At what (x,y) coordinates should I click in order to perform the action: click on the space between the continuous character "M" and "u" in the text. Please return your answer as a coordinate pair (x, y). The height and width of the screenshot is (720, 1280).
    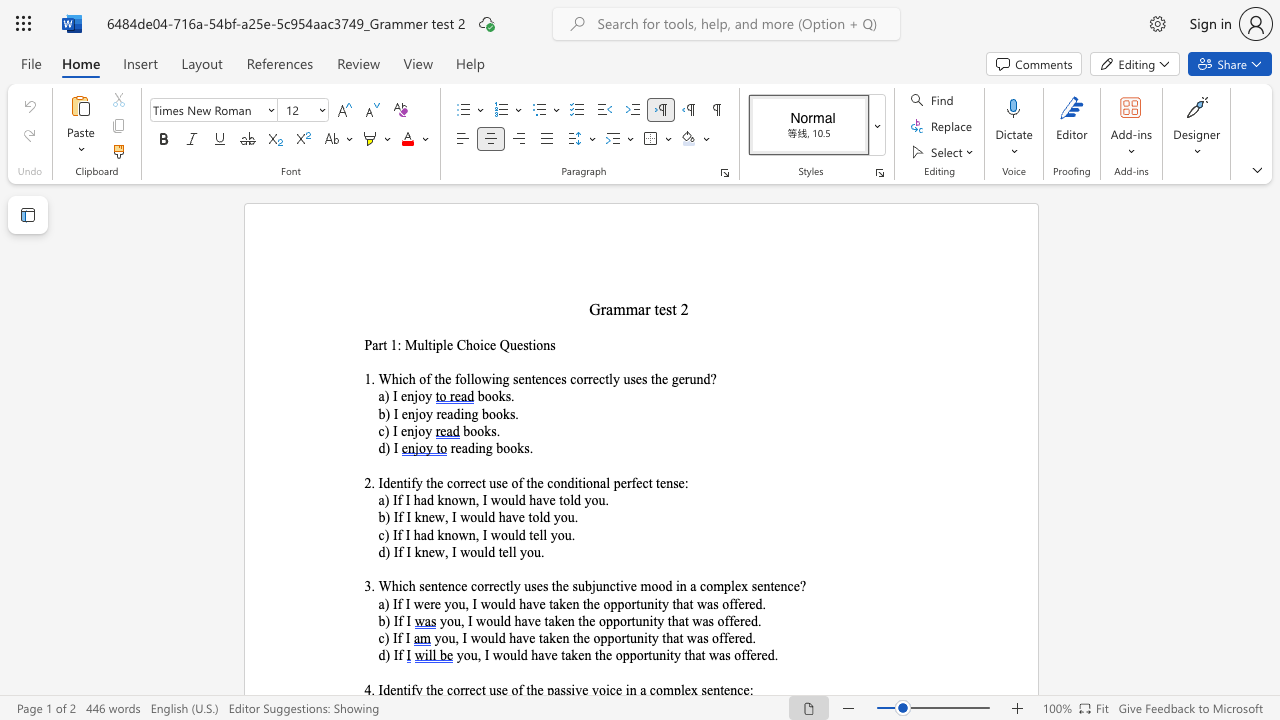
    Looking at the image, I should click on (415, 344).